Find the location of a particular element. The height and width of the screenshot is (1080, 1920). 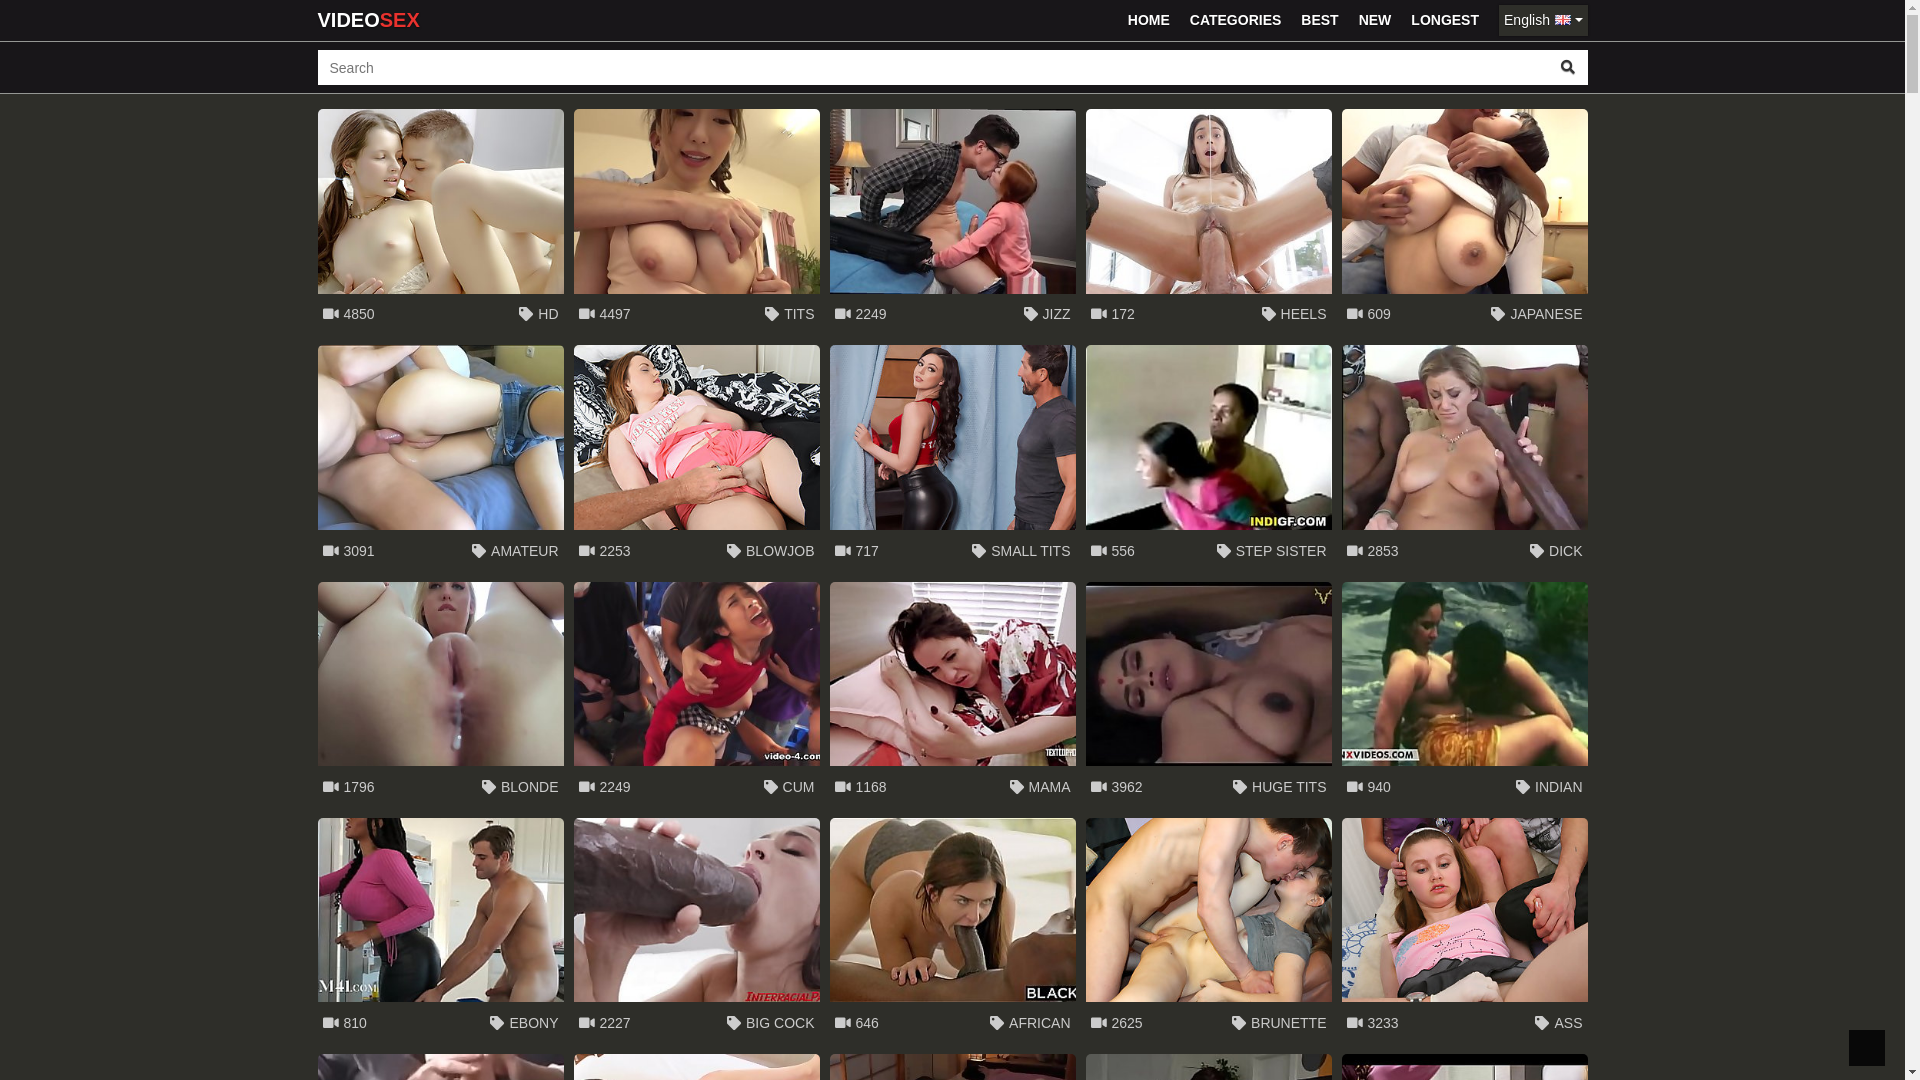

'VIDEOSEX' is located at coordinates (316, 20).